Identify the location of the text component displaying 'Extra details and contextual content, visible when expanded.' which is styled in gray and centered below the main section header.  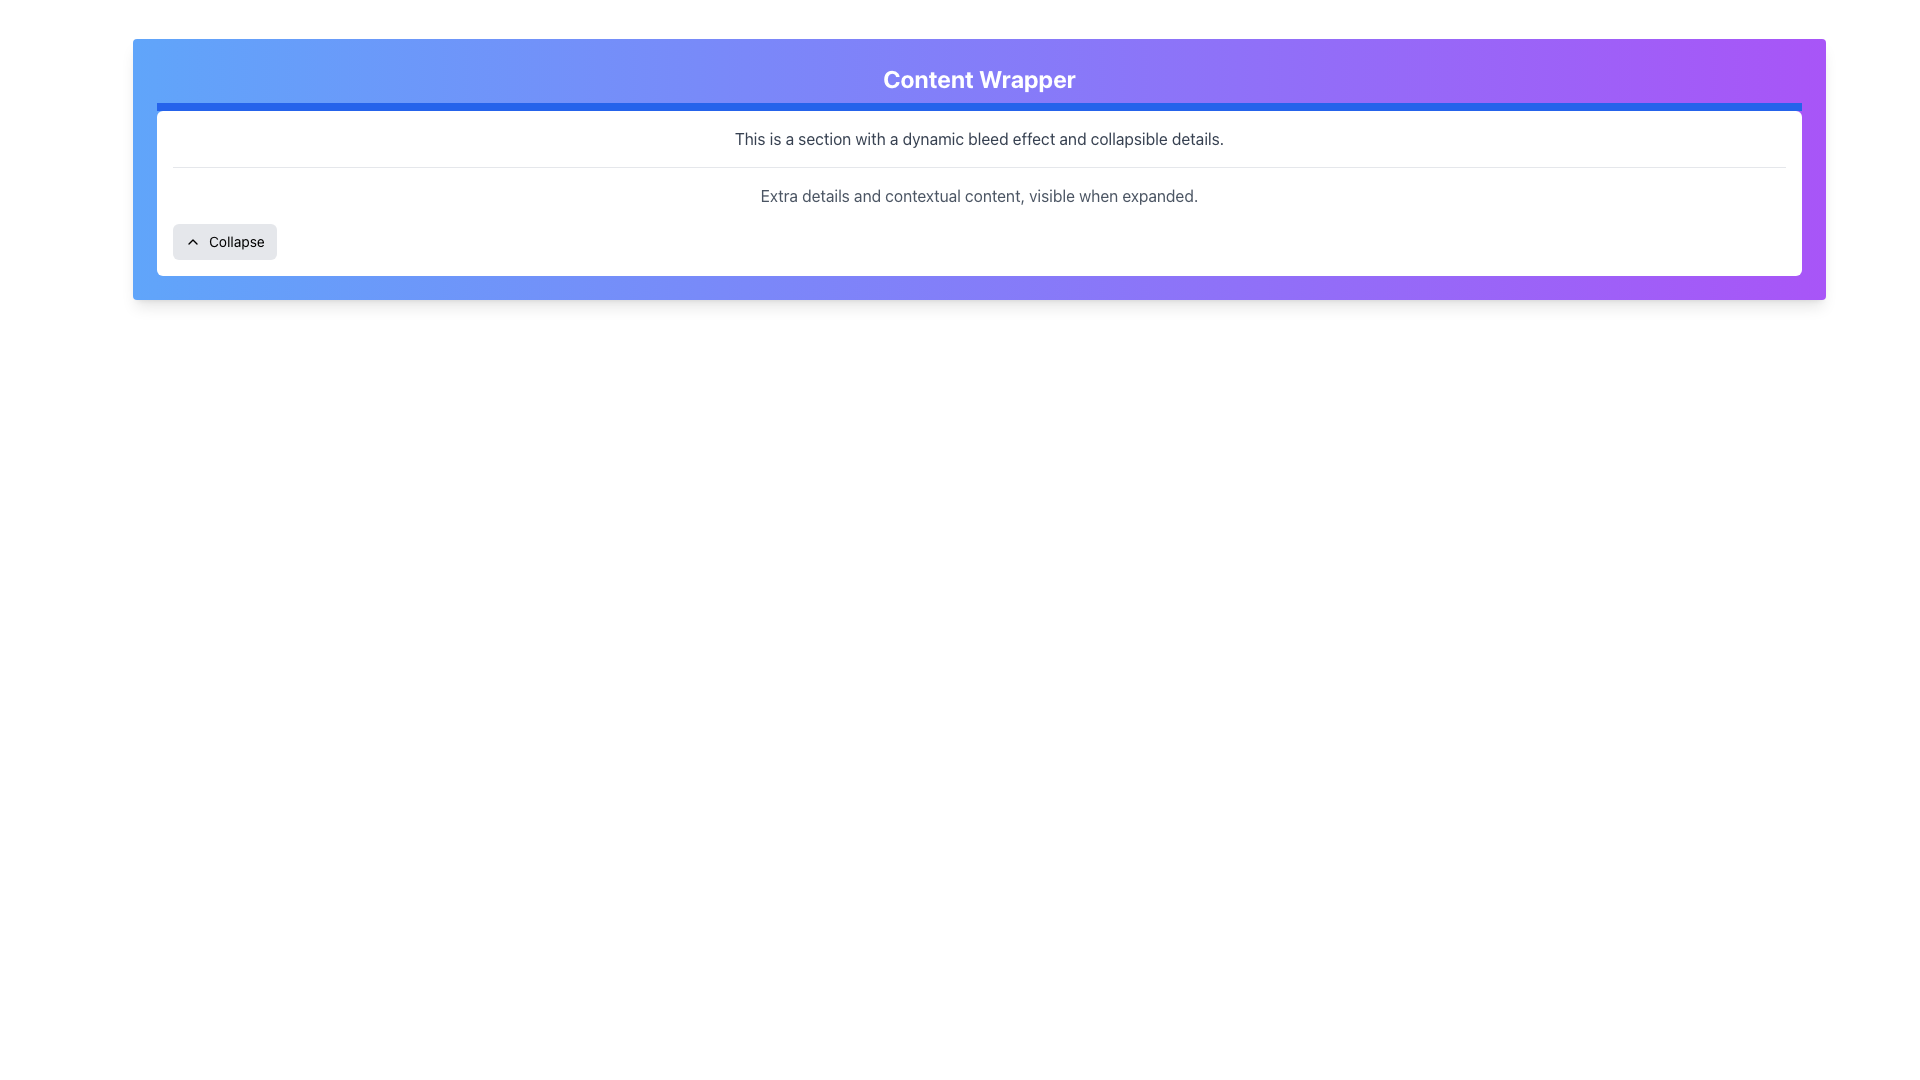
(979, 196).